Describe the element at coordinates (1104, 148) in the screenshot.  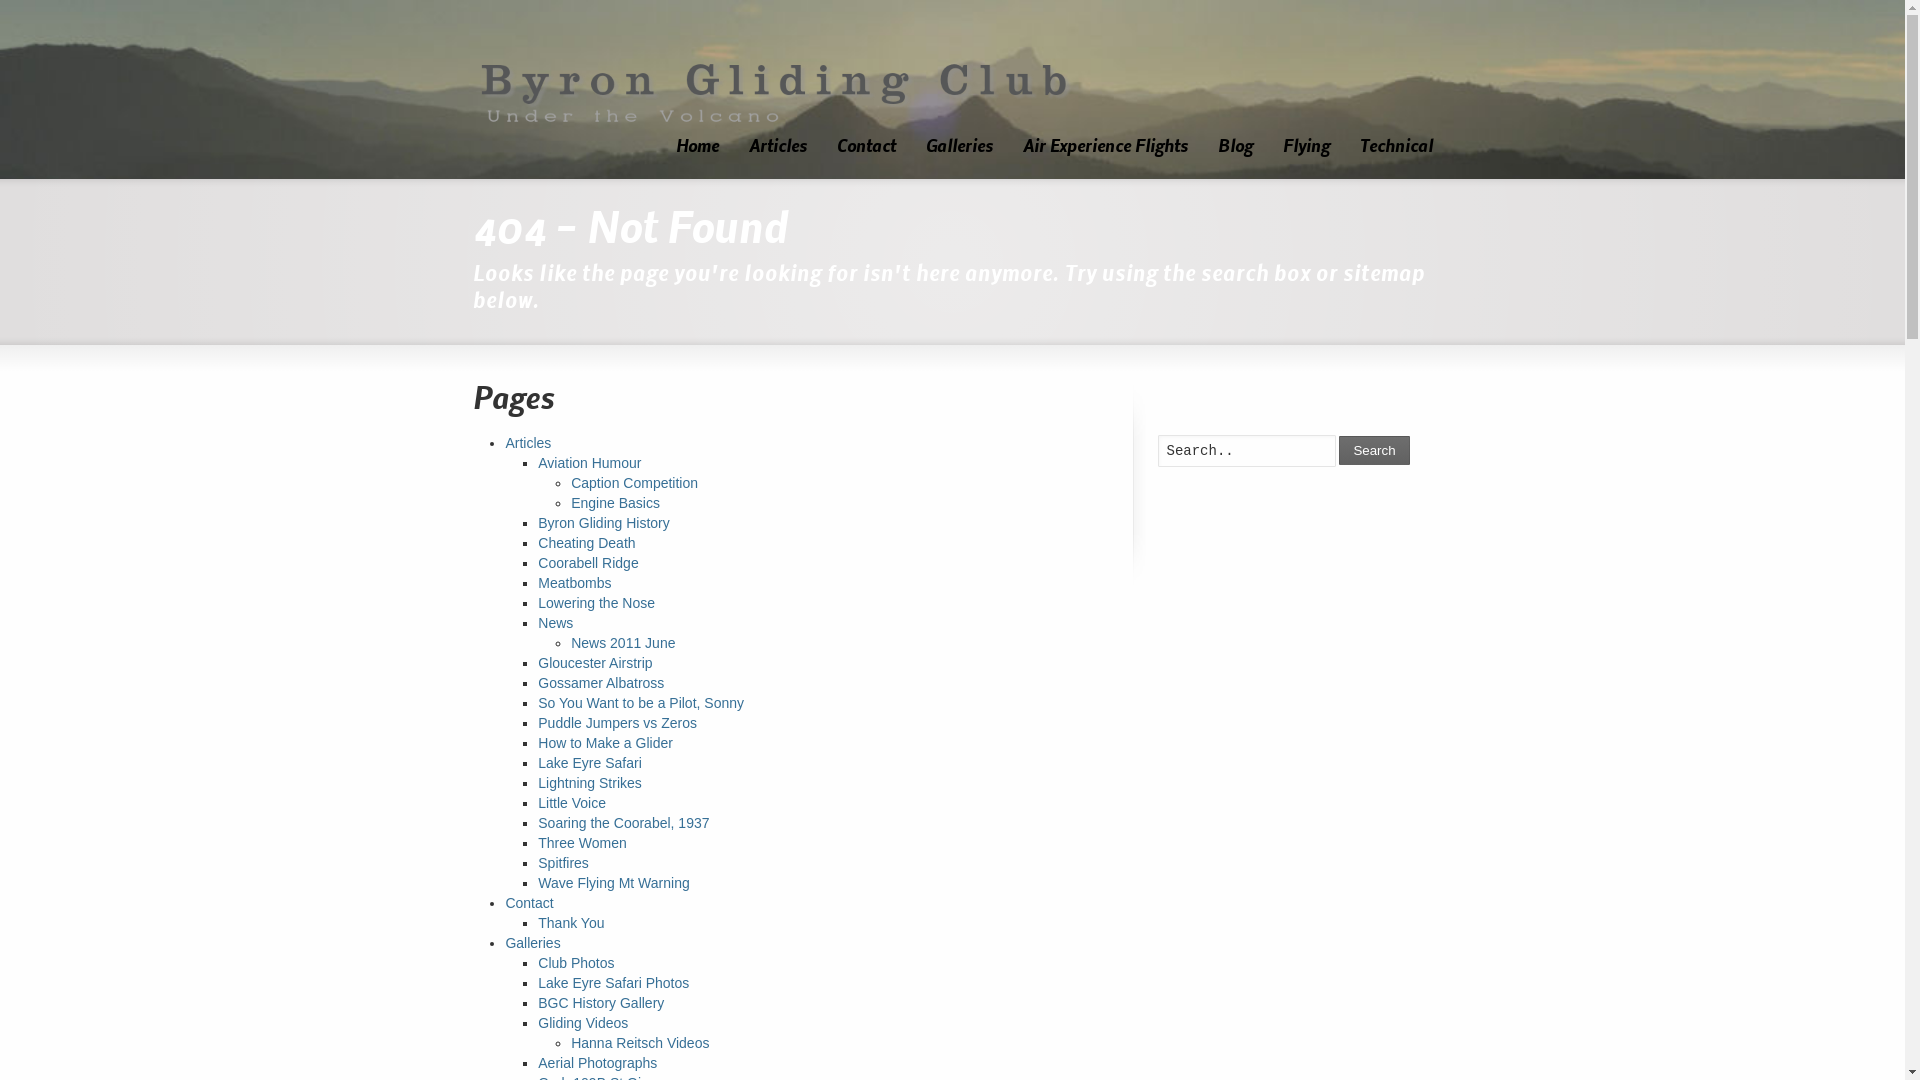
I see `'Air Experience Flights'` at that location.